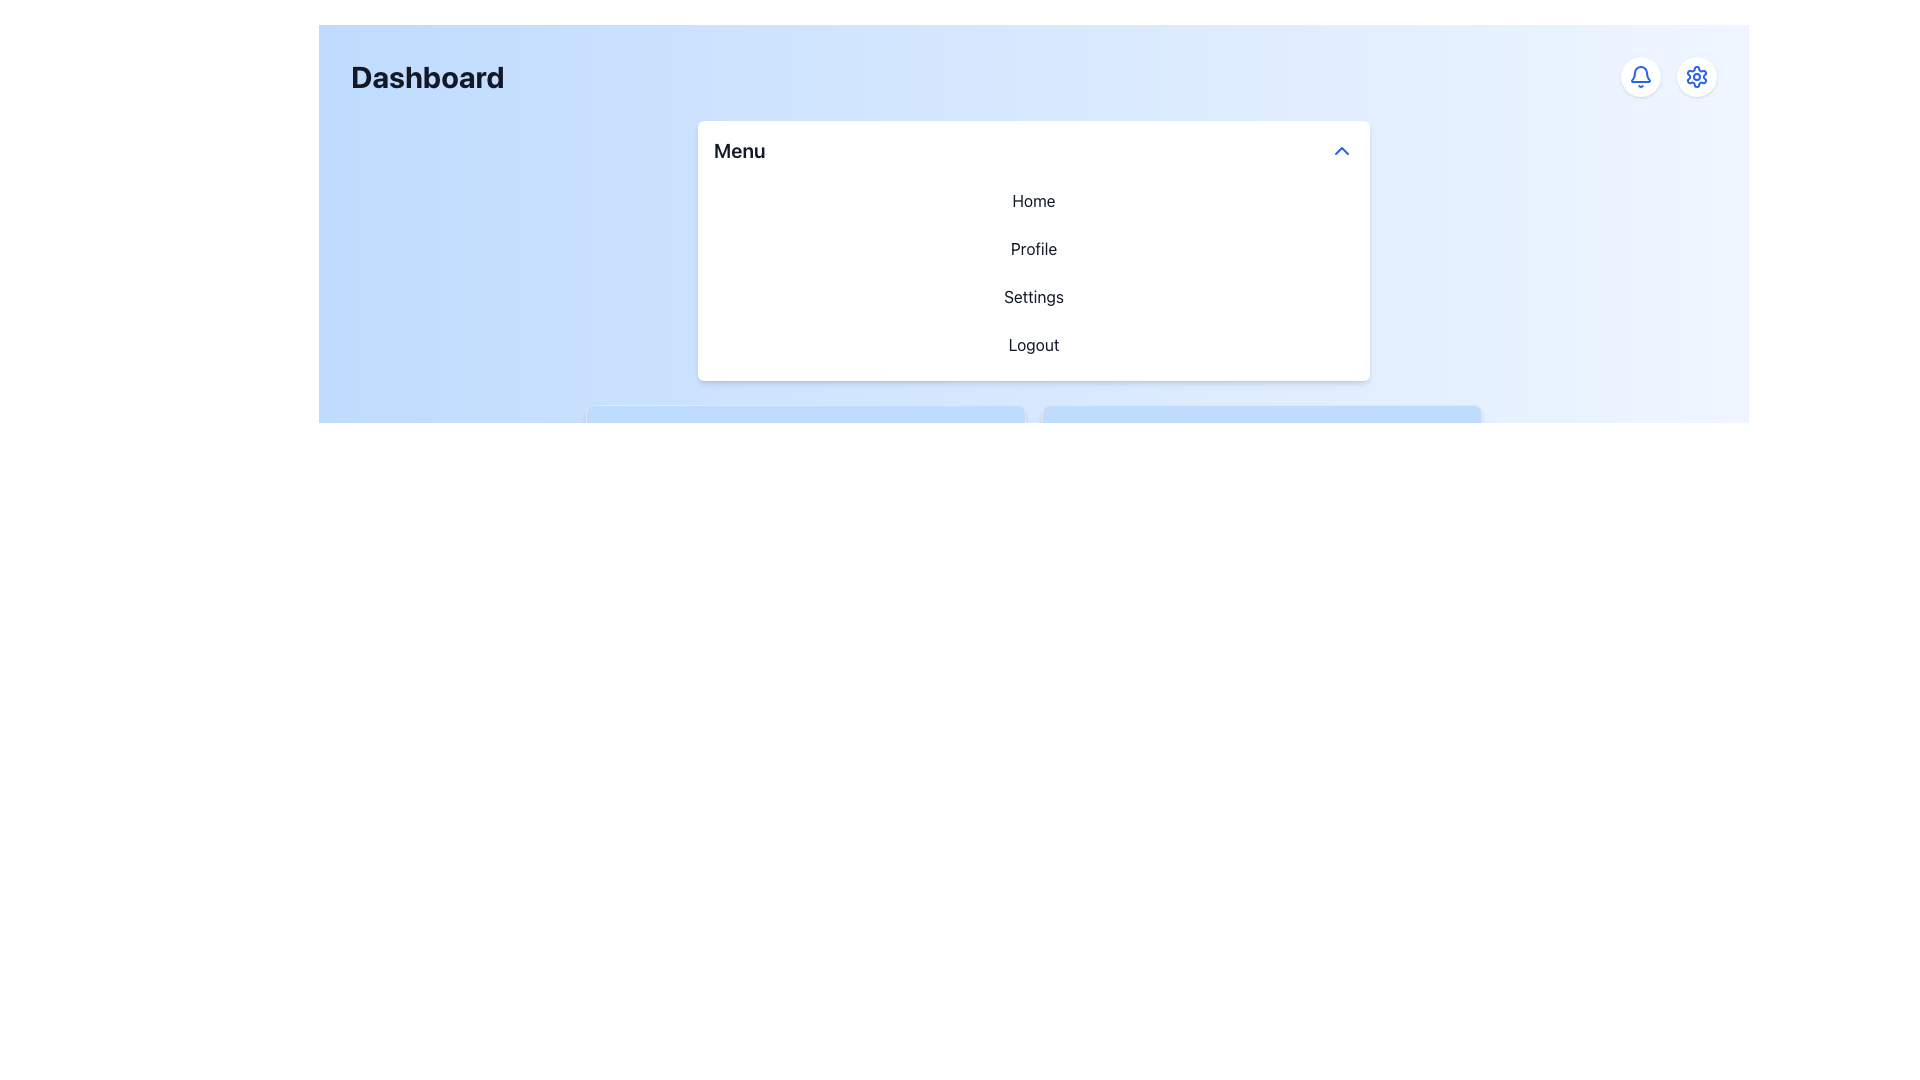 The height and width of the screenshot is (1080, 1920). What do you see at coordinates (1641, 73) in the screenshot?
I see `the curving base of the blue bell-shaped icon located in the top-right corner of the interface` at bounding box center [1641, 73].